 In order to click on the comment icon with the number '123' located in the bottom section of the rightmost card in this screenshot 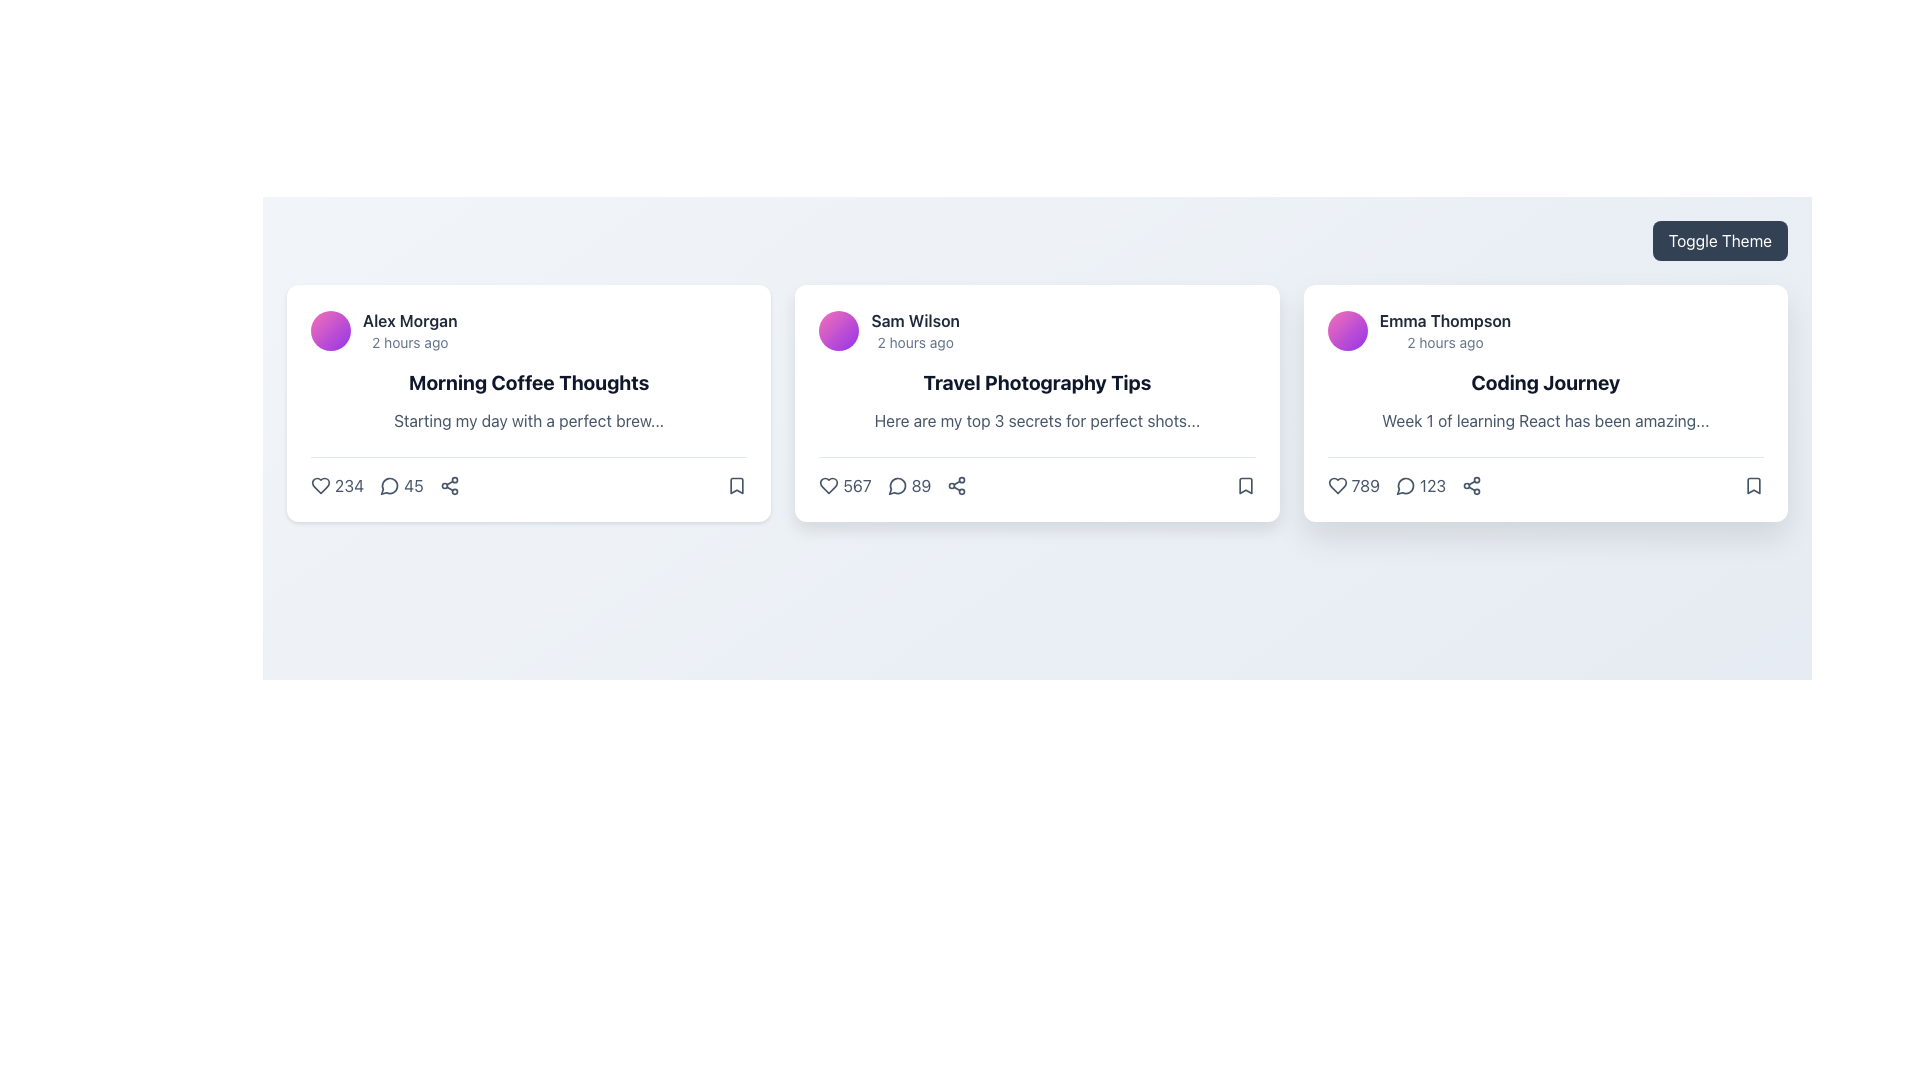, I will do `click(1420, 486)`.